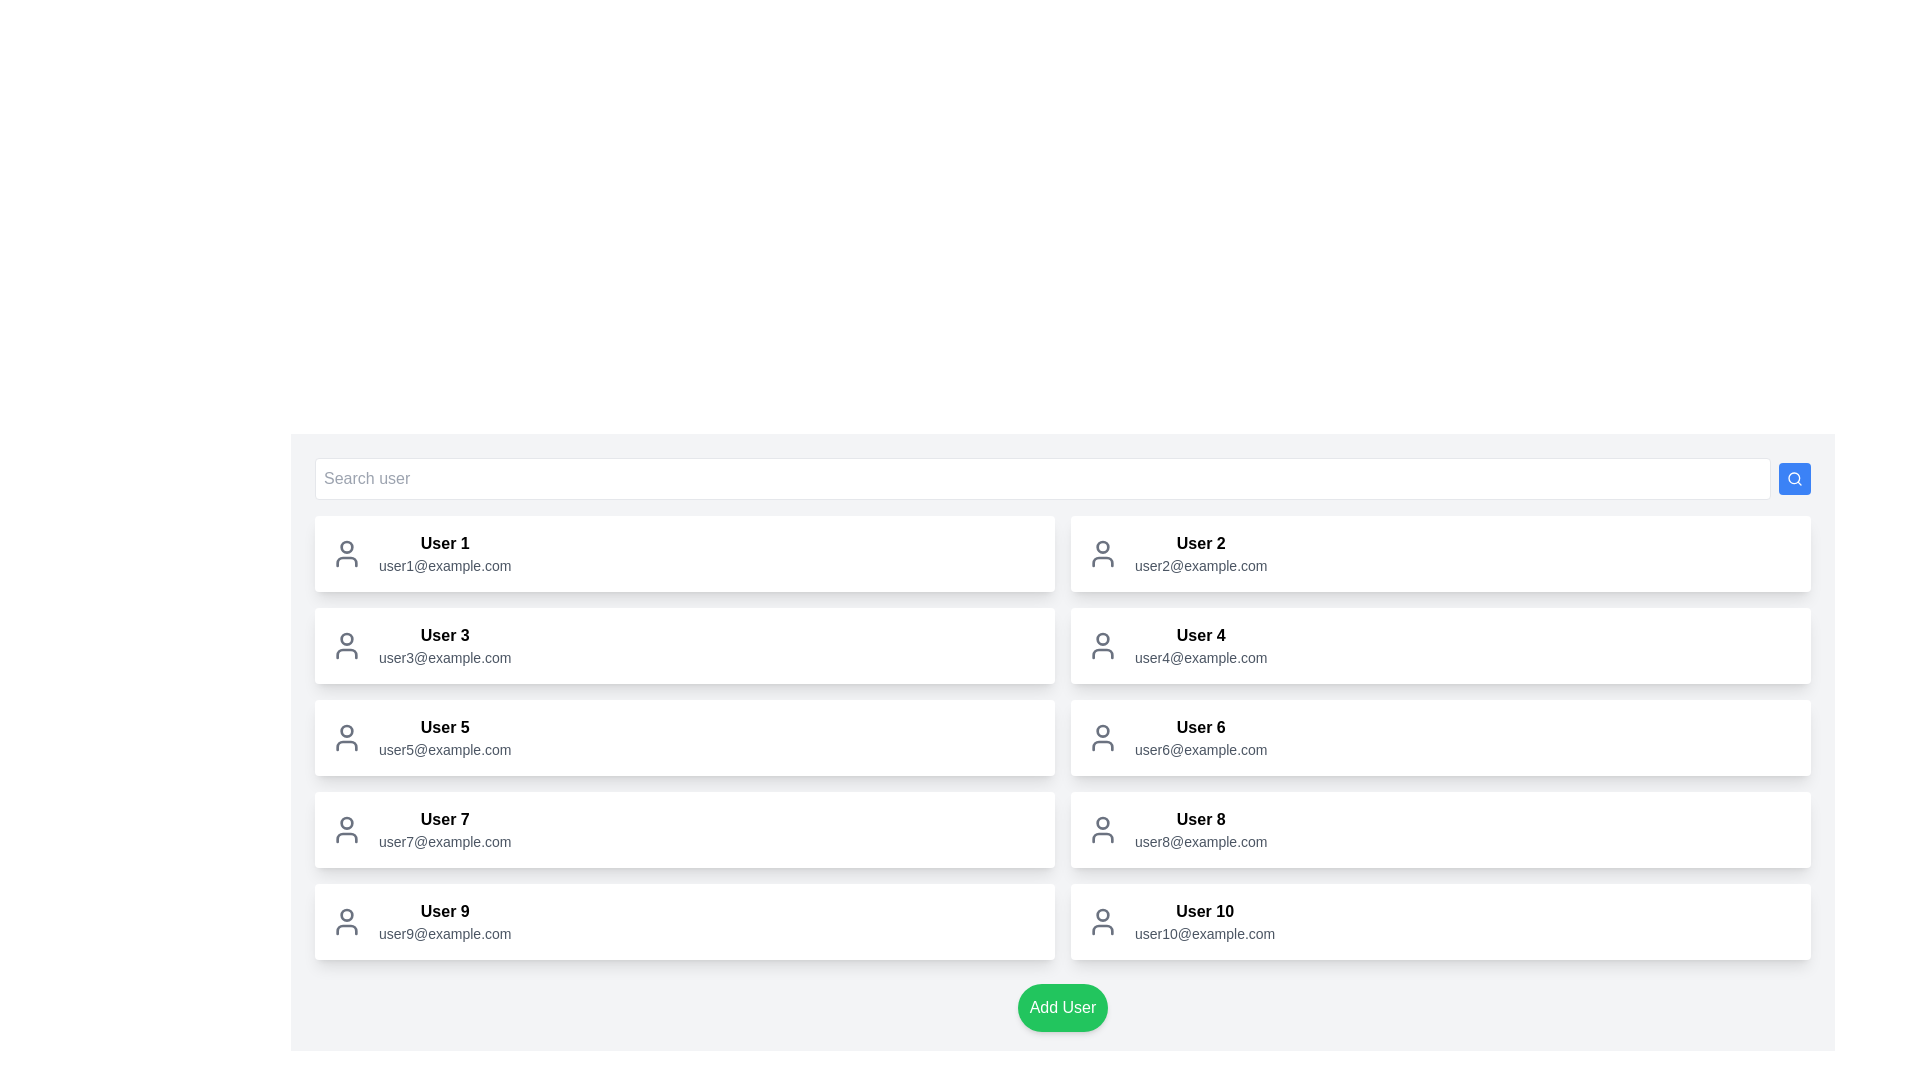 The width and height of the screenshot is (1920, 1080). I want to click on the lower part of the user profile icon (shoulders) for 'User 2' in the second row of the right-hand column interface, so click(1102, 562).